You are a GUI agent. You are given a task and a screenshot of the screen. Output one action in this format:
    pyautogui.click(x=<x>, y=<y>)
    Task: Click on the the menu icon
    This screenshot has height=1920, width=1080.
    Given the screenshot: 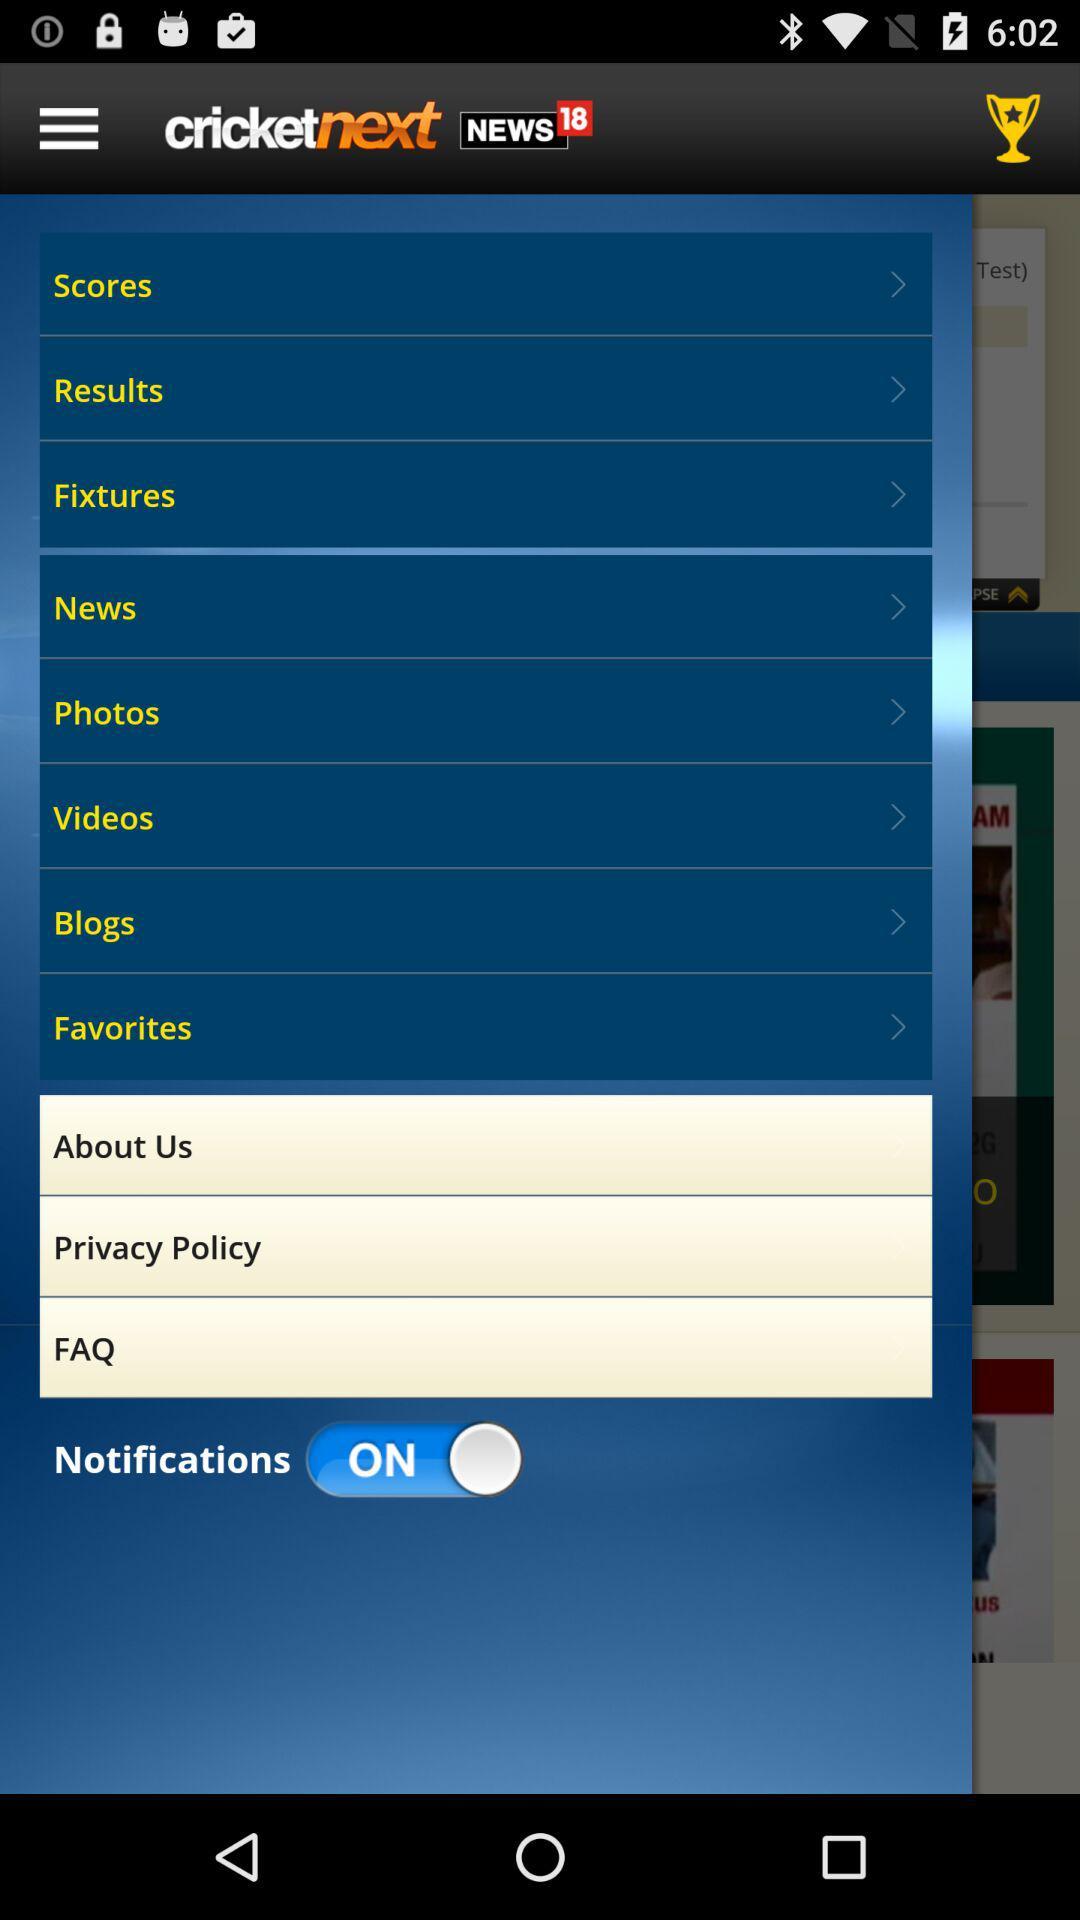 What is the action you would take?
    pyautogui.click(x=68, y=136)
    